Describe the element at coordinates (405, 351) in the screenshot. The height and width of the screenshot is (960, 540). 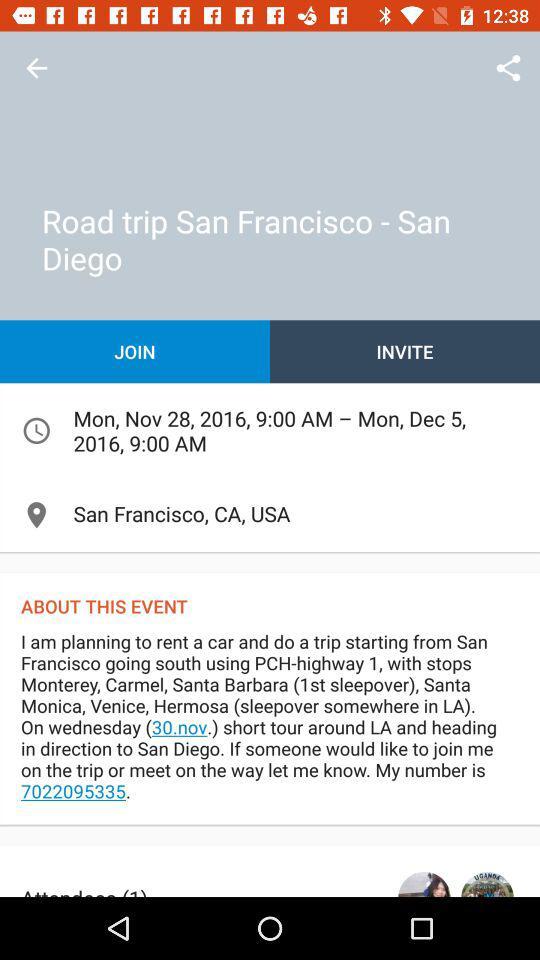
I see `icon next to join` at that location.